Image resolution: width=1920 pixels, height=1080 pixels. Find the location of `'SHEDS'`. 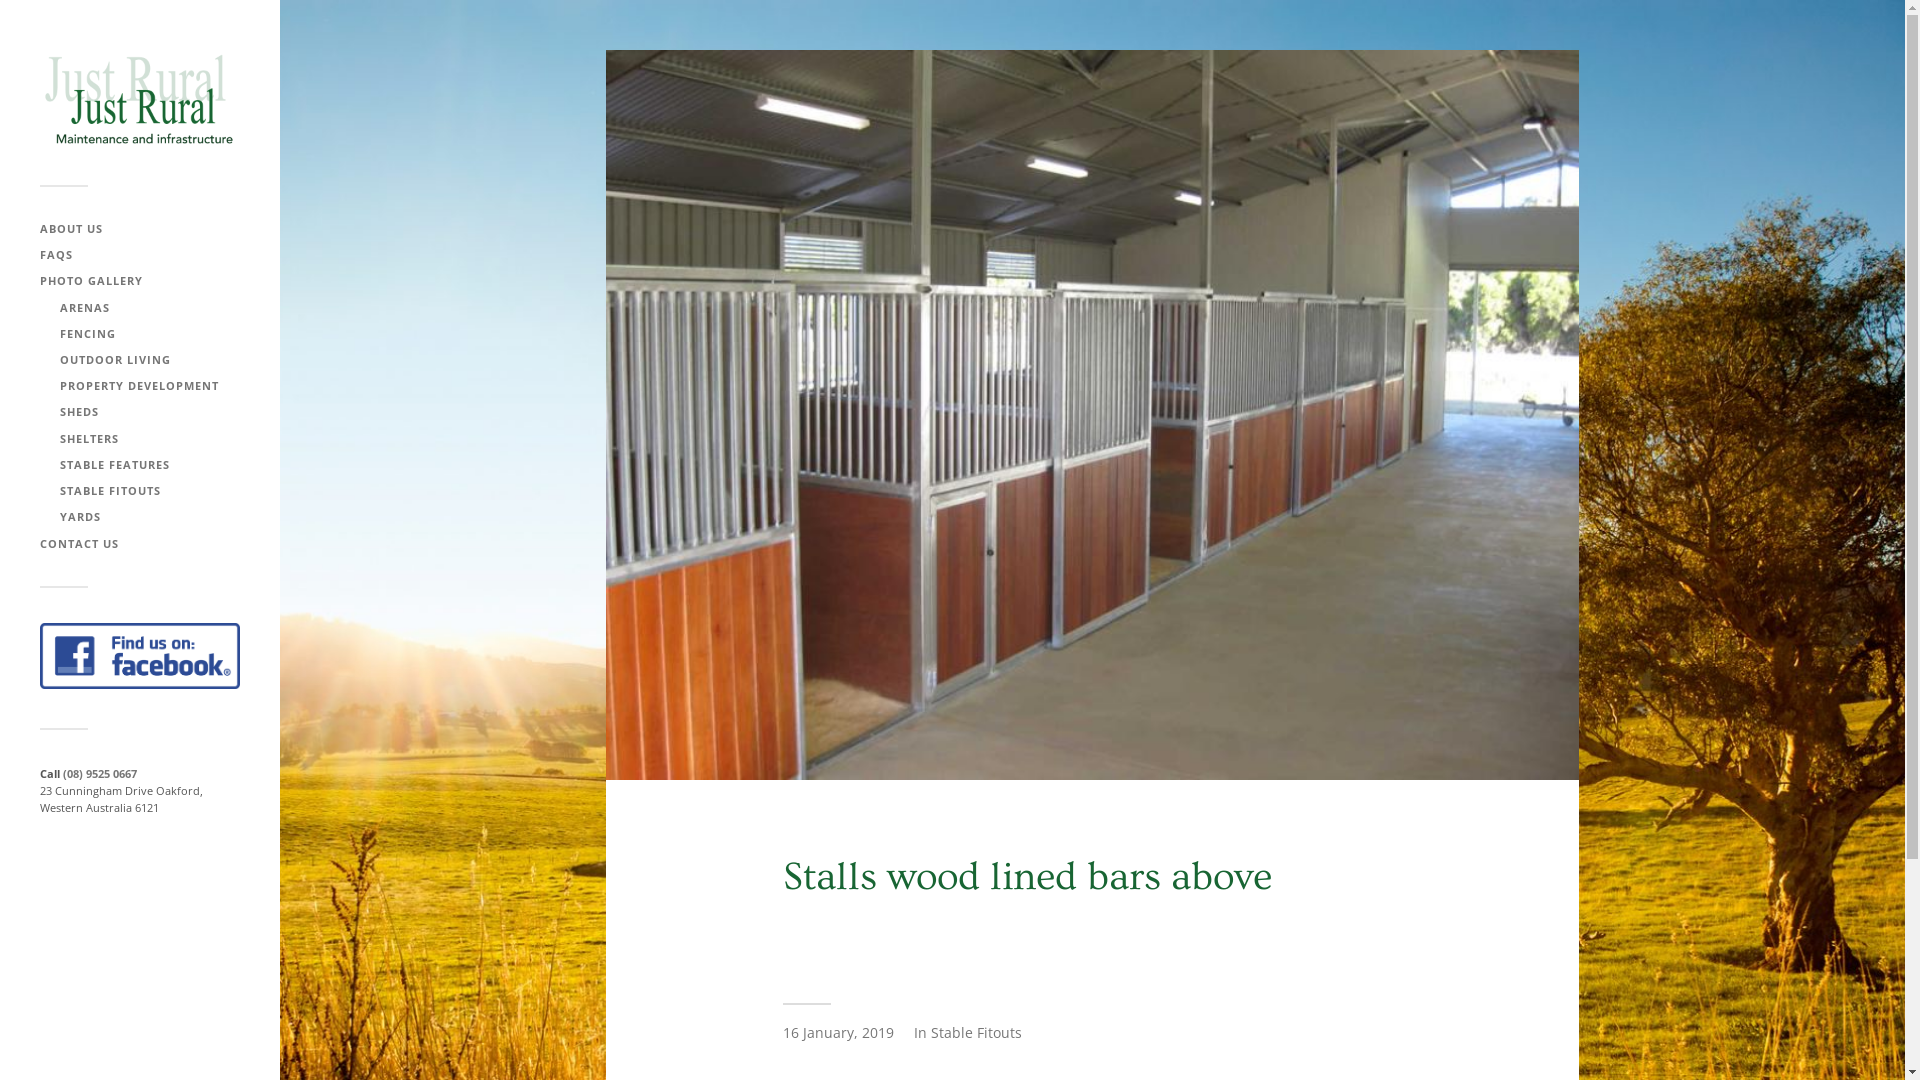

'SHEDS' is located at coordinates (59, 410).